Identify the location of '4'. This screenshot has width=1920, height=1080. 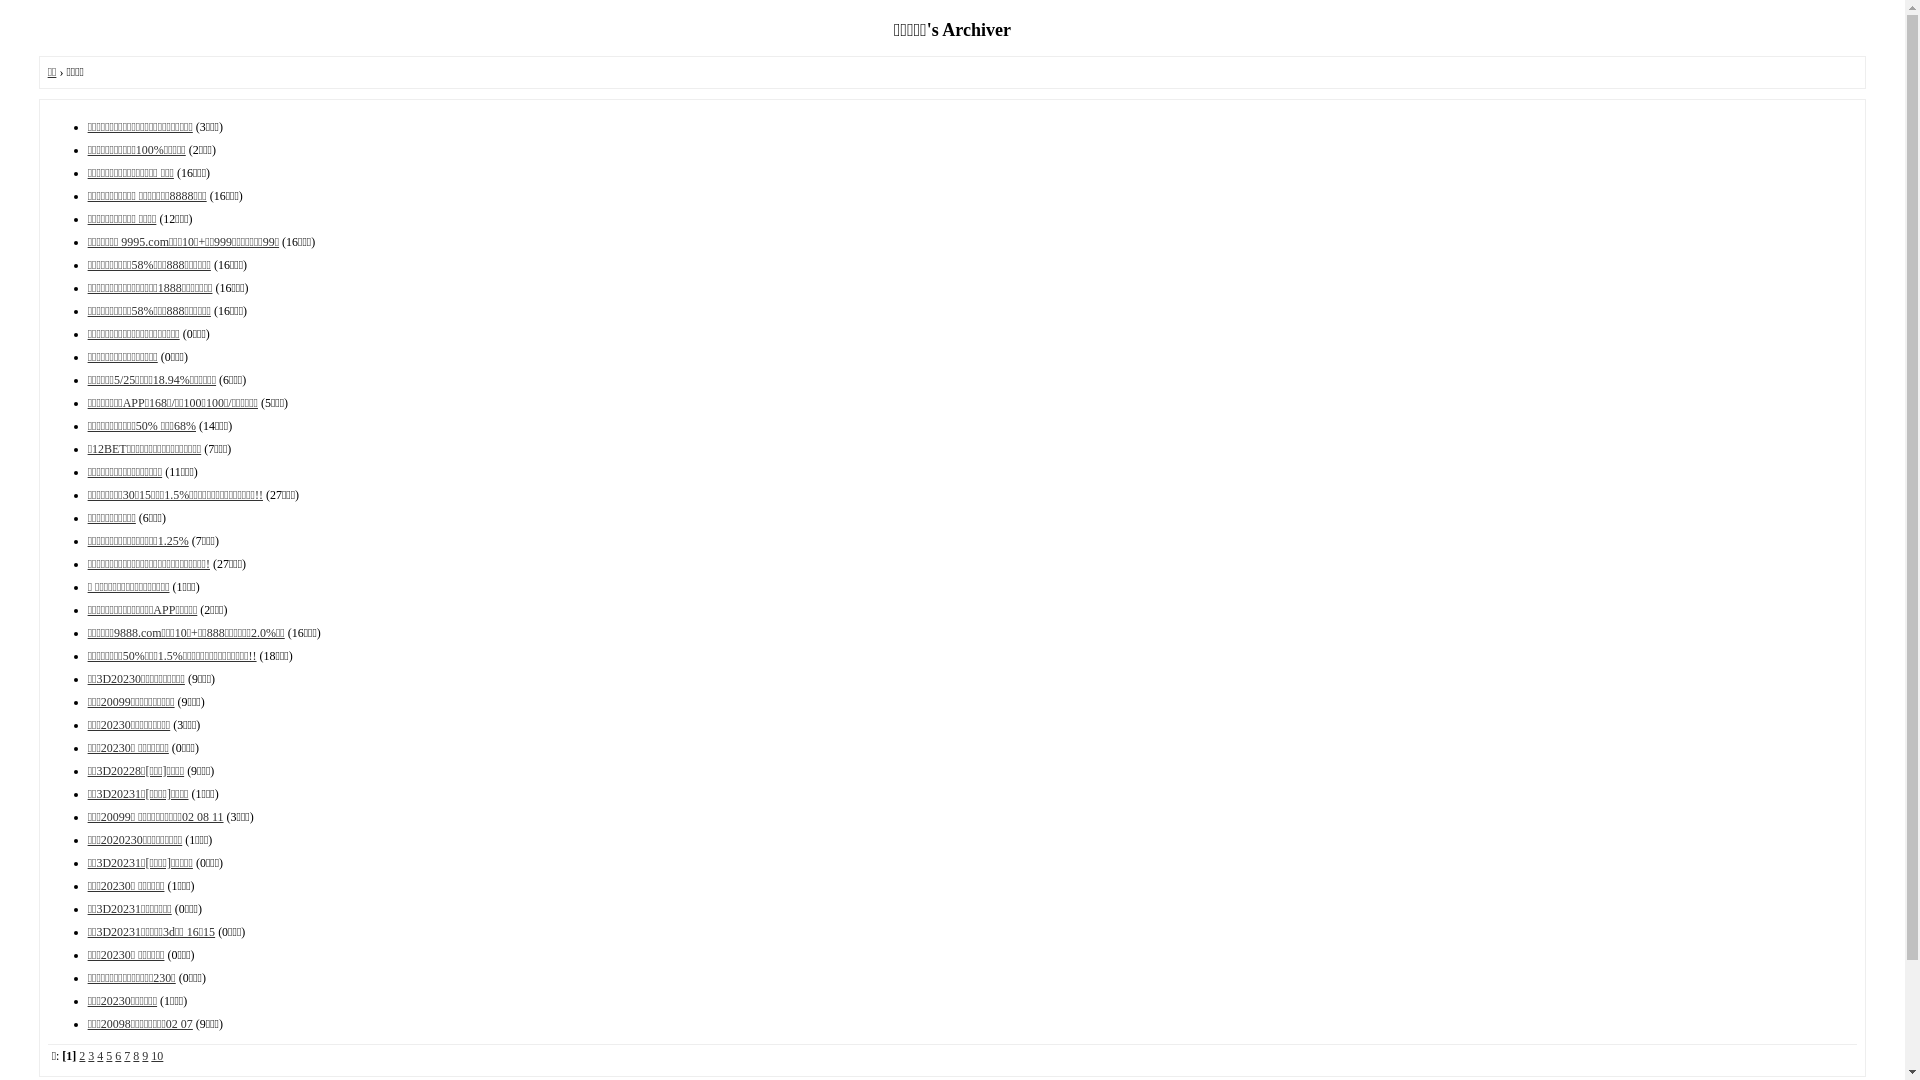
(99, 1055).